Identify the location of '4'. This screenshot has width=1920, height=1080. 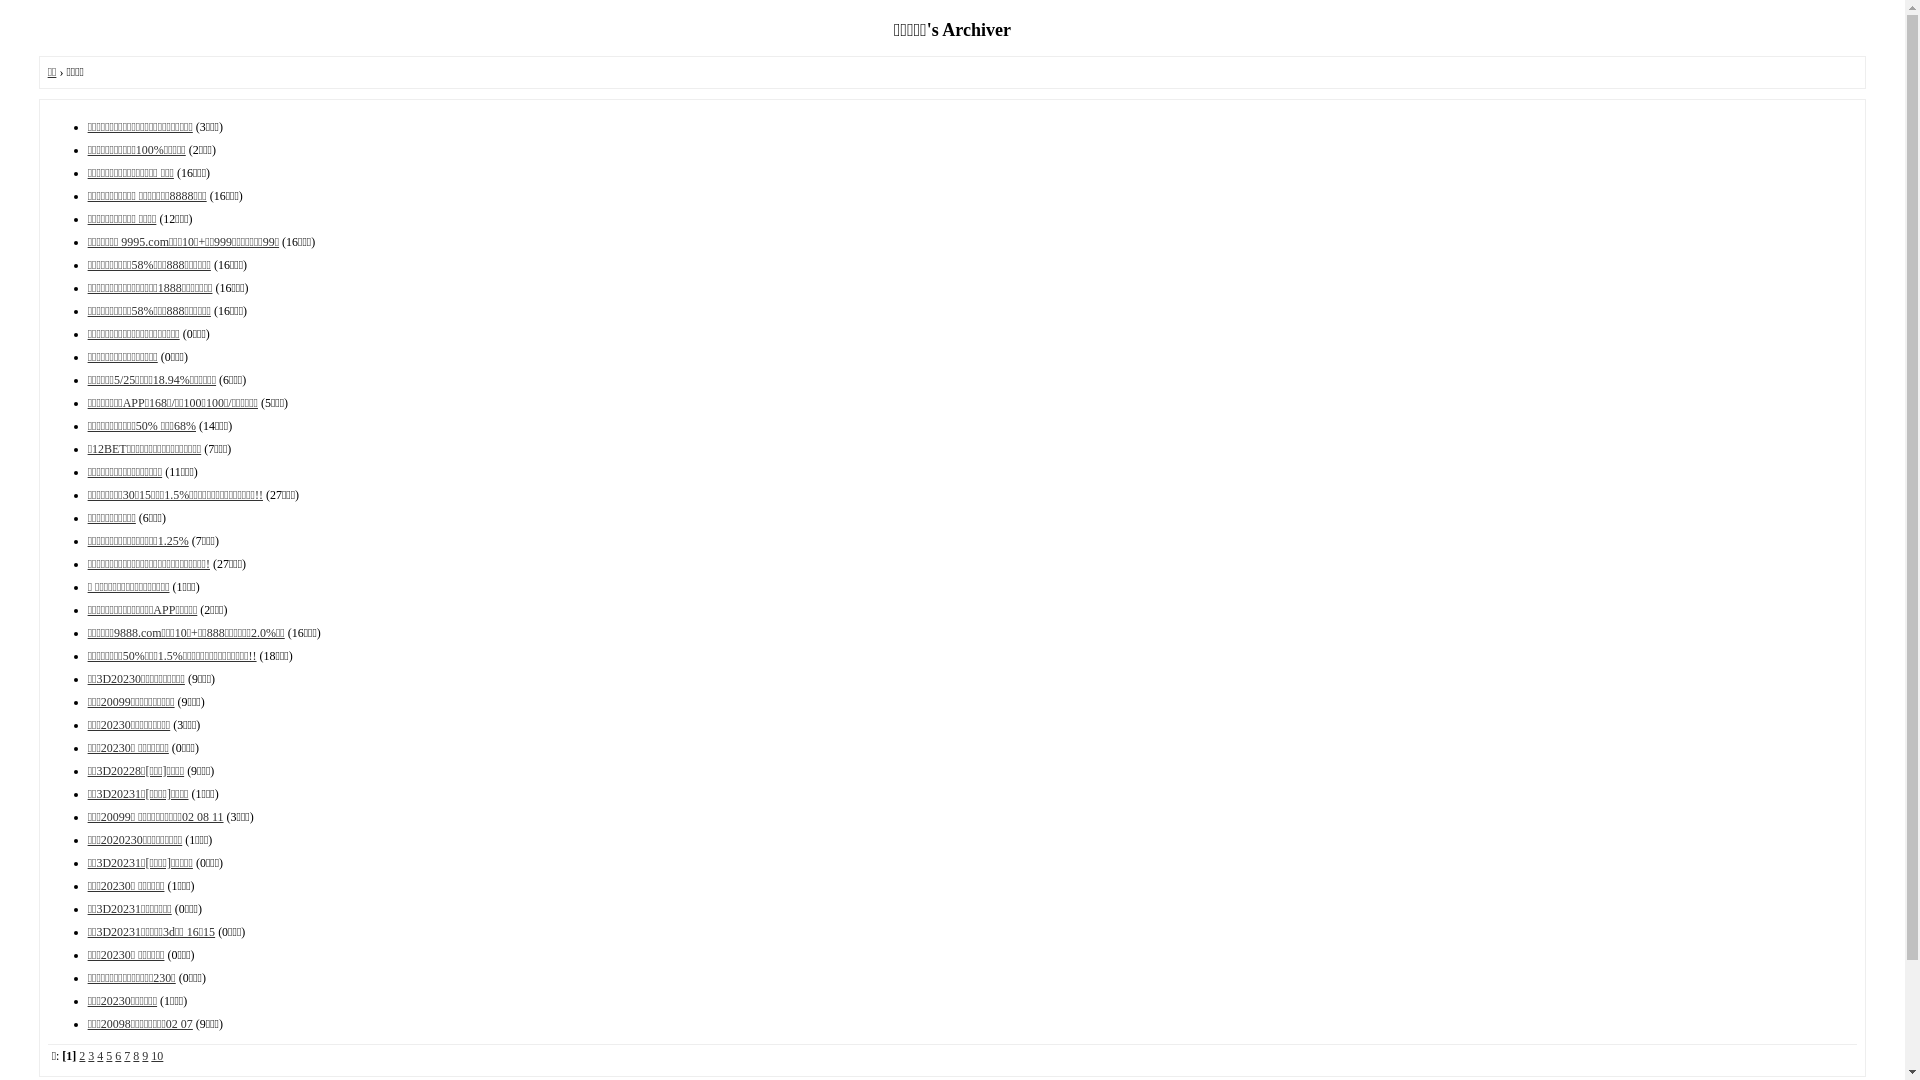
(99, 1055).